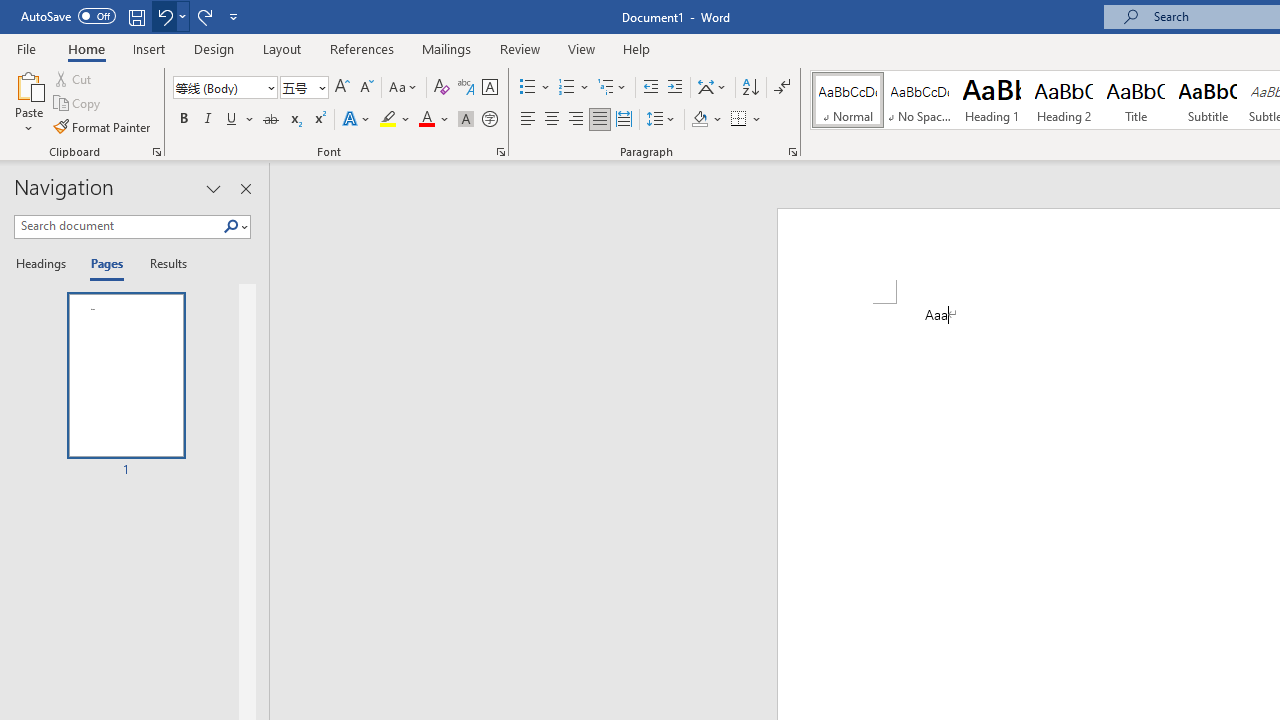  I want to click on 'Align Right', so click(575, 119).